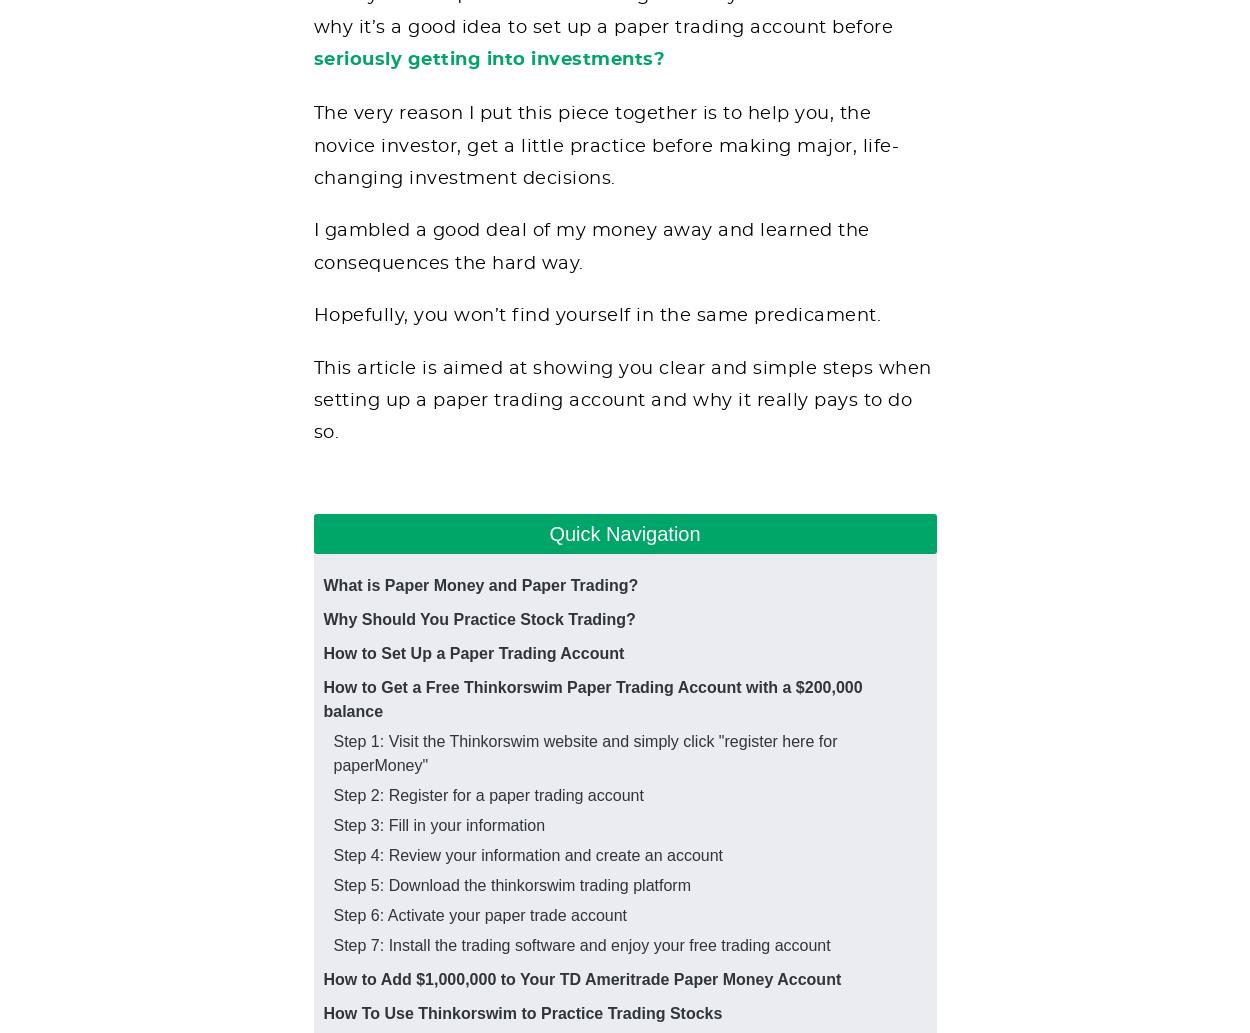 This screenshot has height=1033, width=1250. What do you see at coordinates (528, 854) in the screenshot?
I see `'Step 4: Review your information and create an account'` at bounding box center [528, 854].